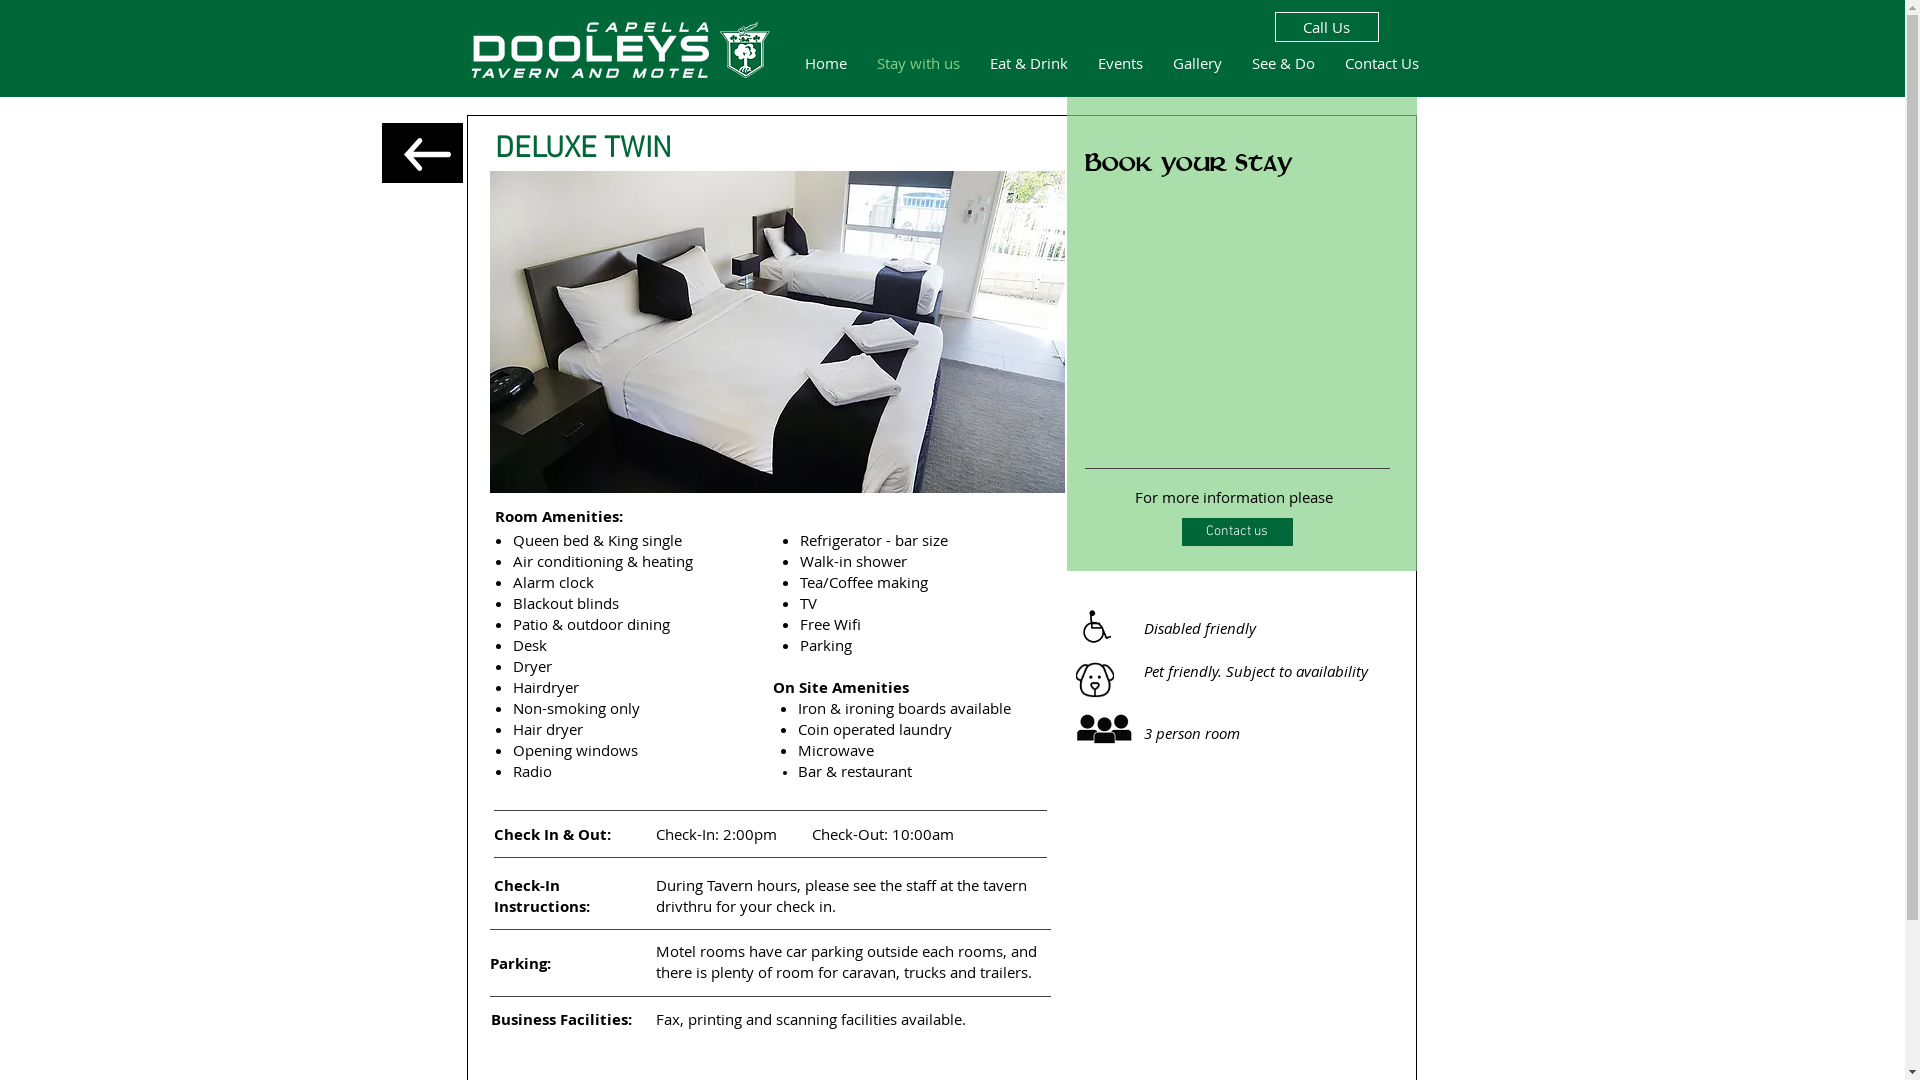 The height and width of the screenshot is (1080, 1920). What do you see at coordinates (1118, 61) in the screenshot?
I see `'Events'` at bounding box center [1118, 61].